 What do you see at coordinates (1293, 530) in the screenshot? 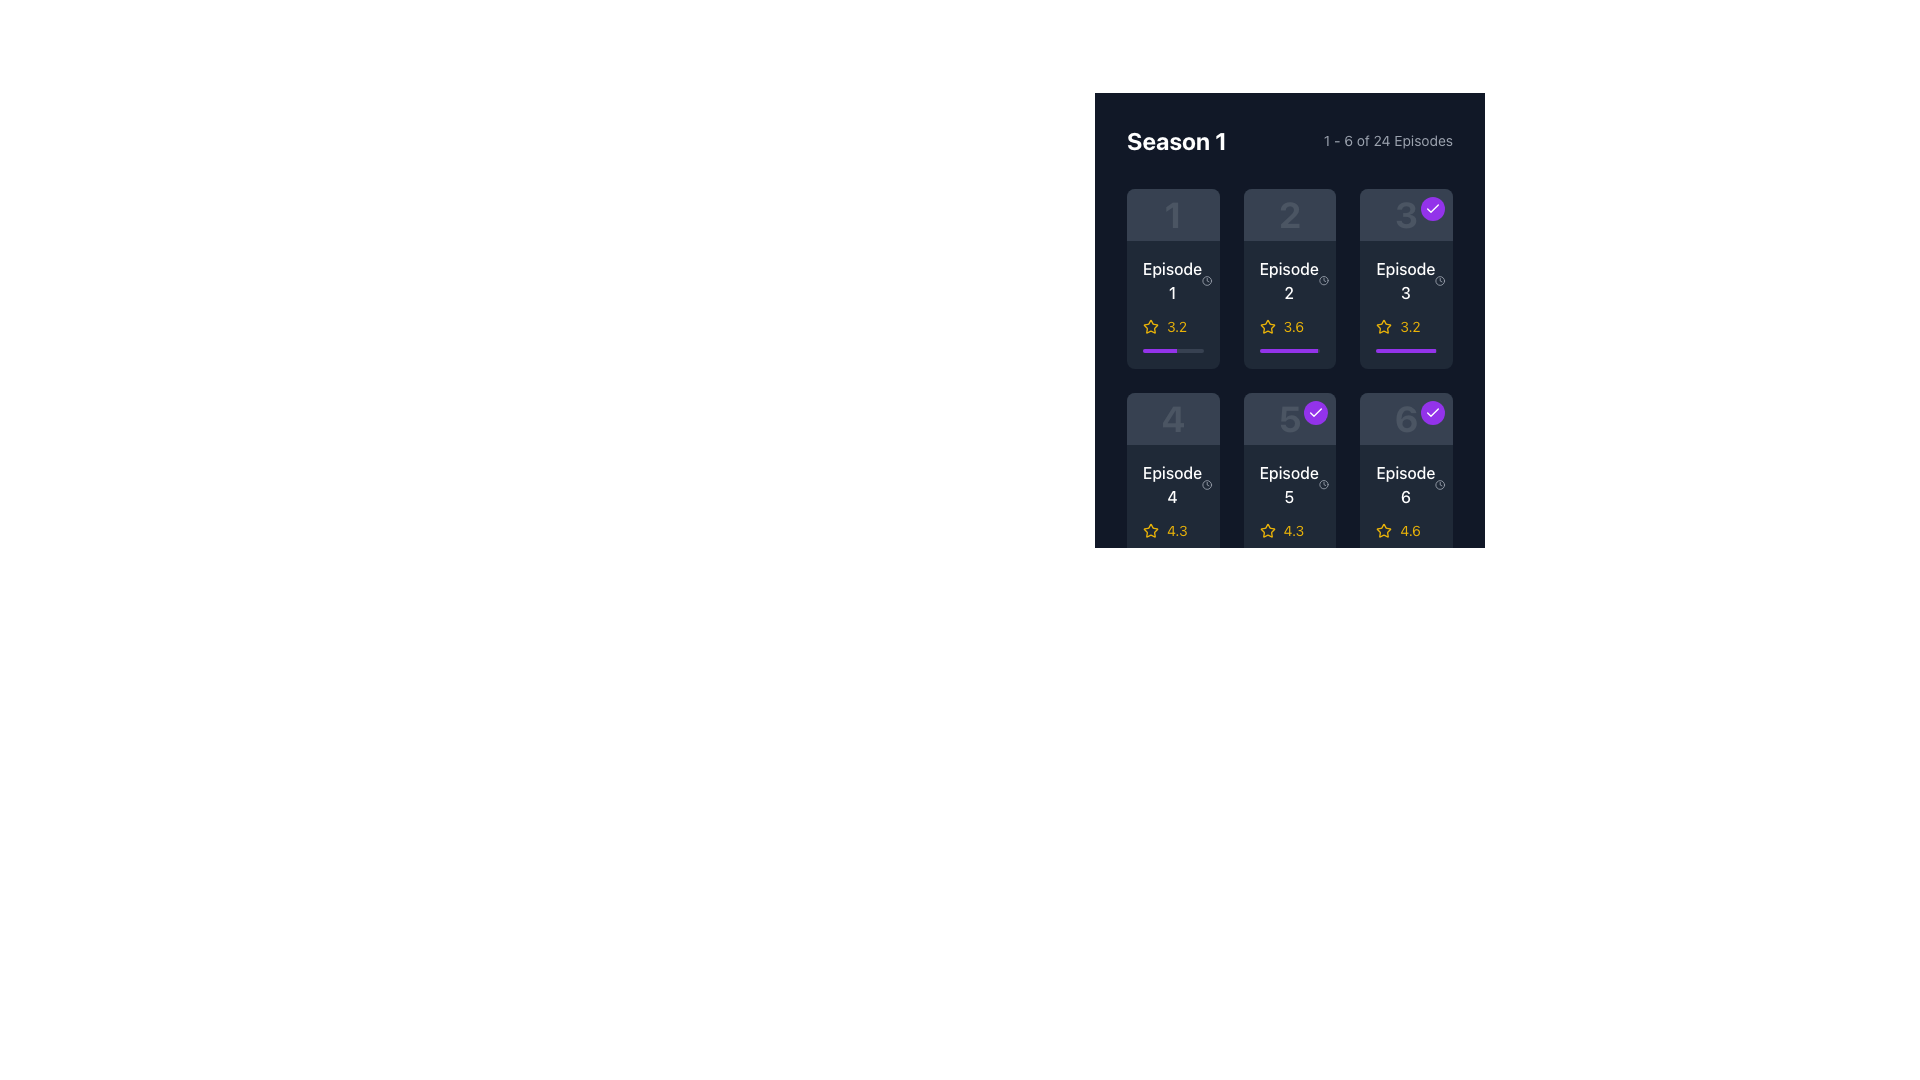
I see `rating score text located below Episode 5's title, positioned to the right of the star icon in the rating layout` at bounding box center [1293, 530].